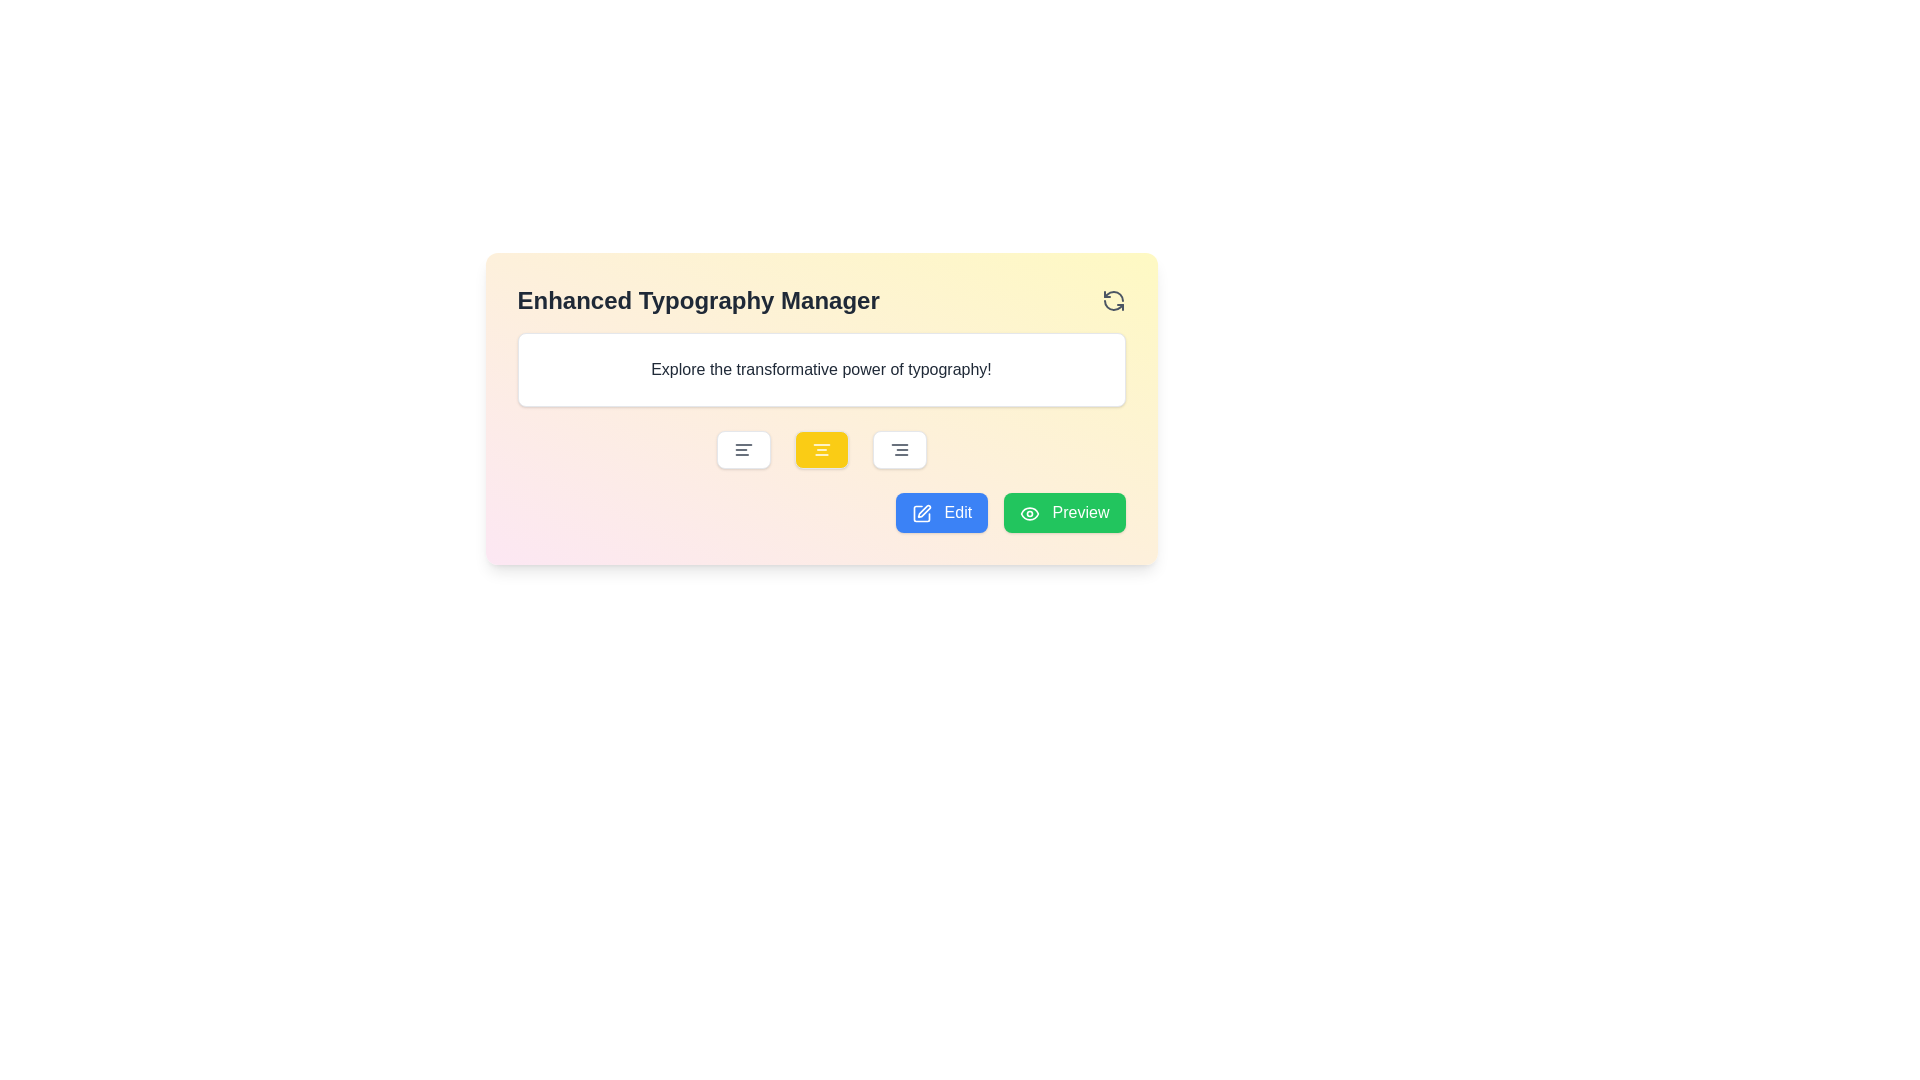 This screenshot has height=1080, width=1920. Describe the element at coordinates (821, 450) in the screenshot. I see `the icon featuring three horizontal lines within a yellow circular area` at that location.